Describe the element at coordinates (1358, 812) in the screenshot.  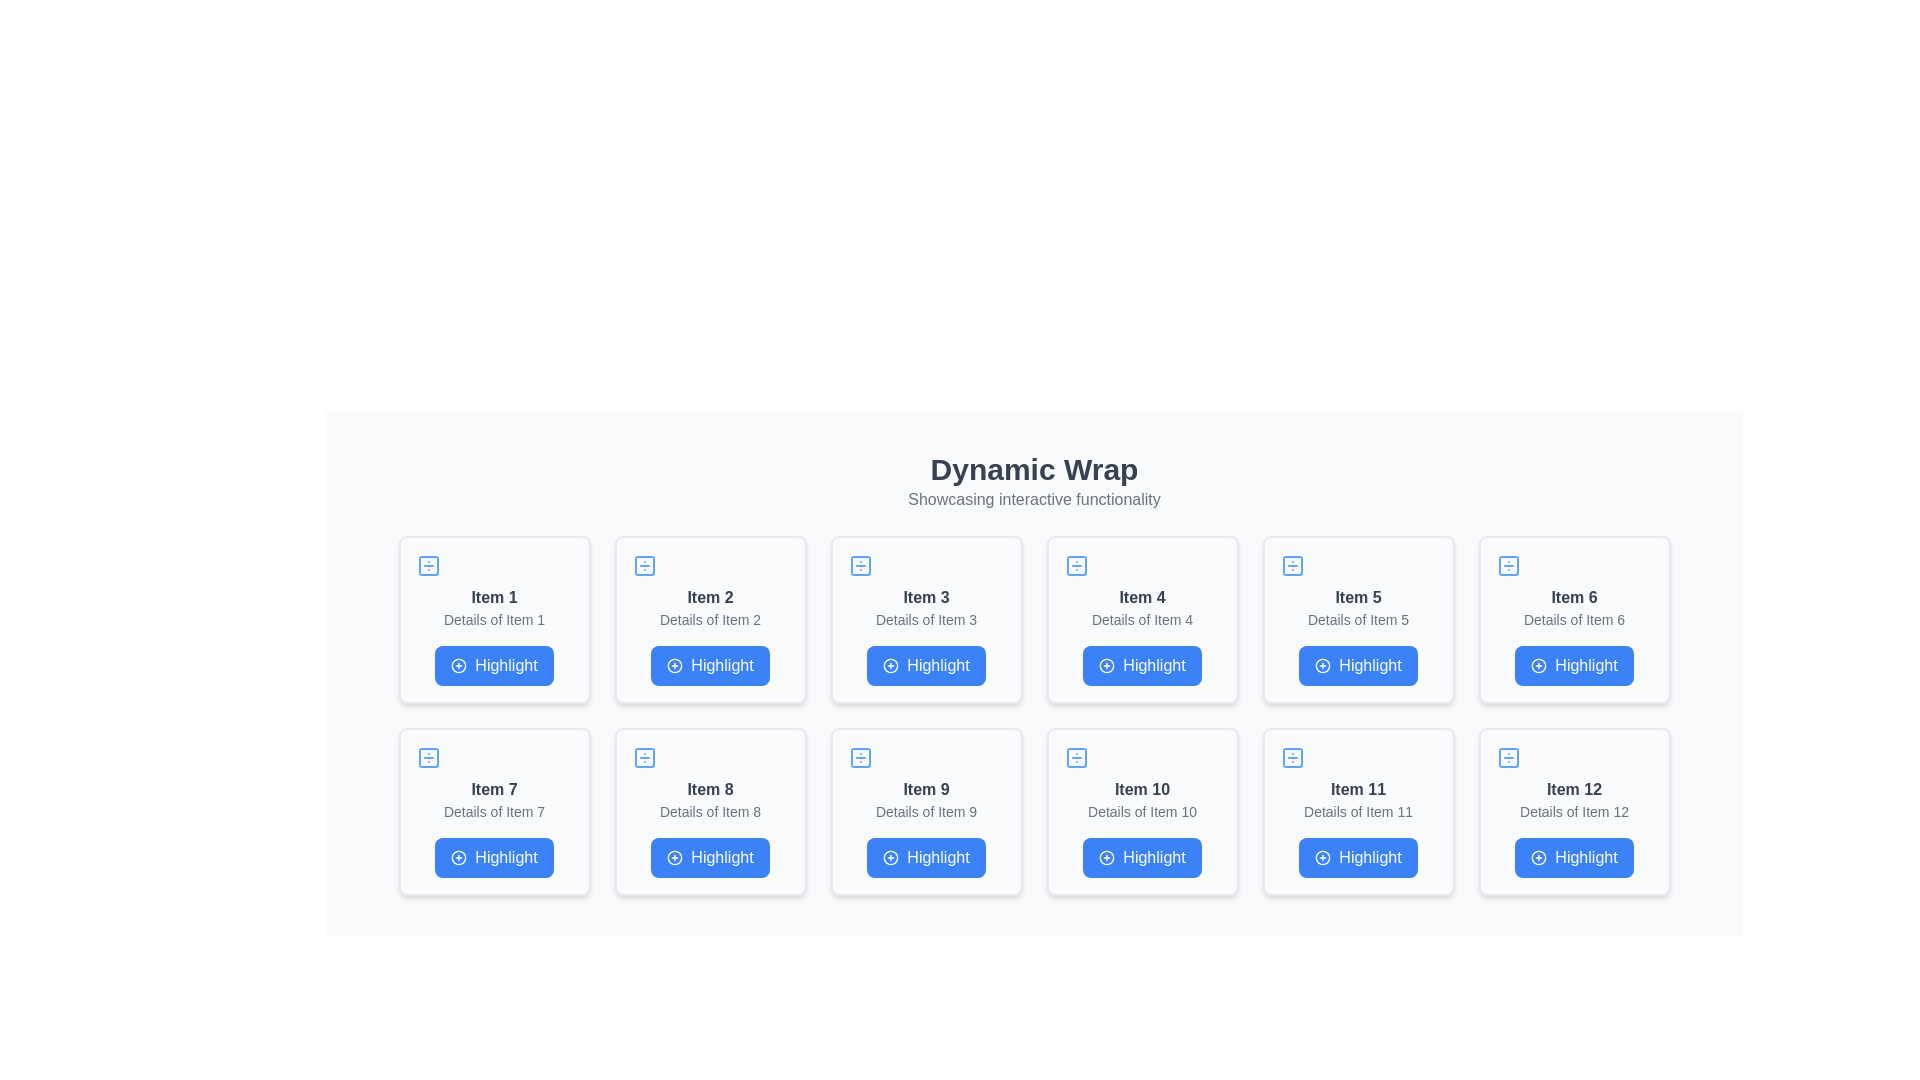
I see `the static text label displaying 'Details of Item 11', which is located below the main title 'Item 11' and above the 'Highlight' button in the card for 'Item 11'` at that location.